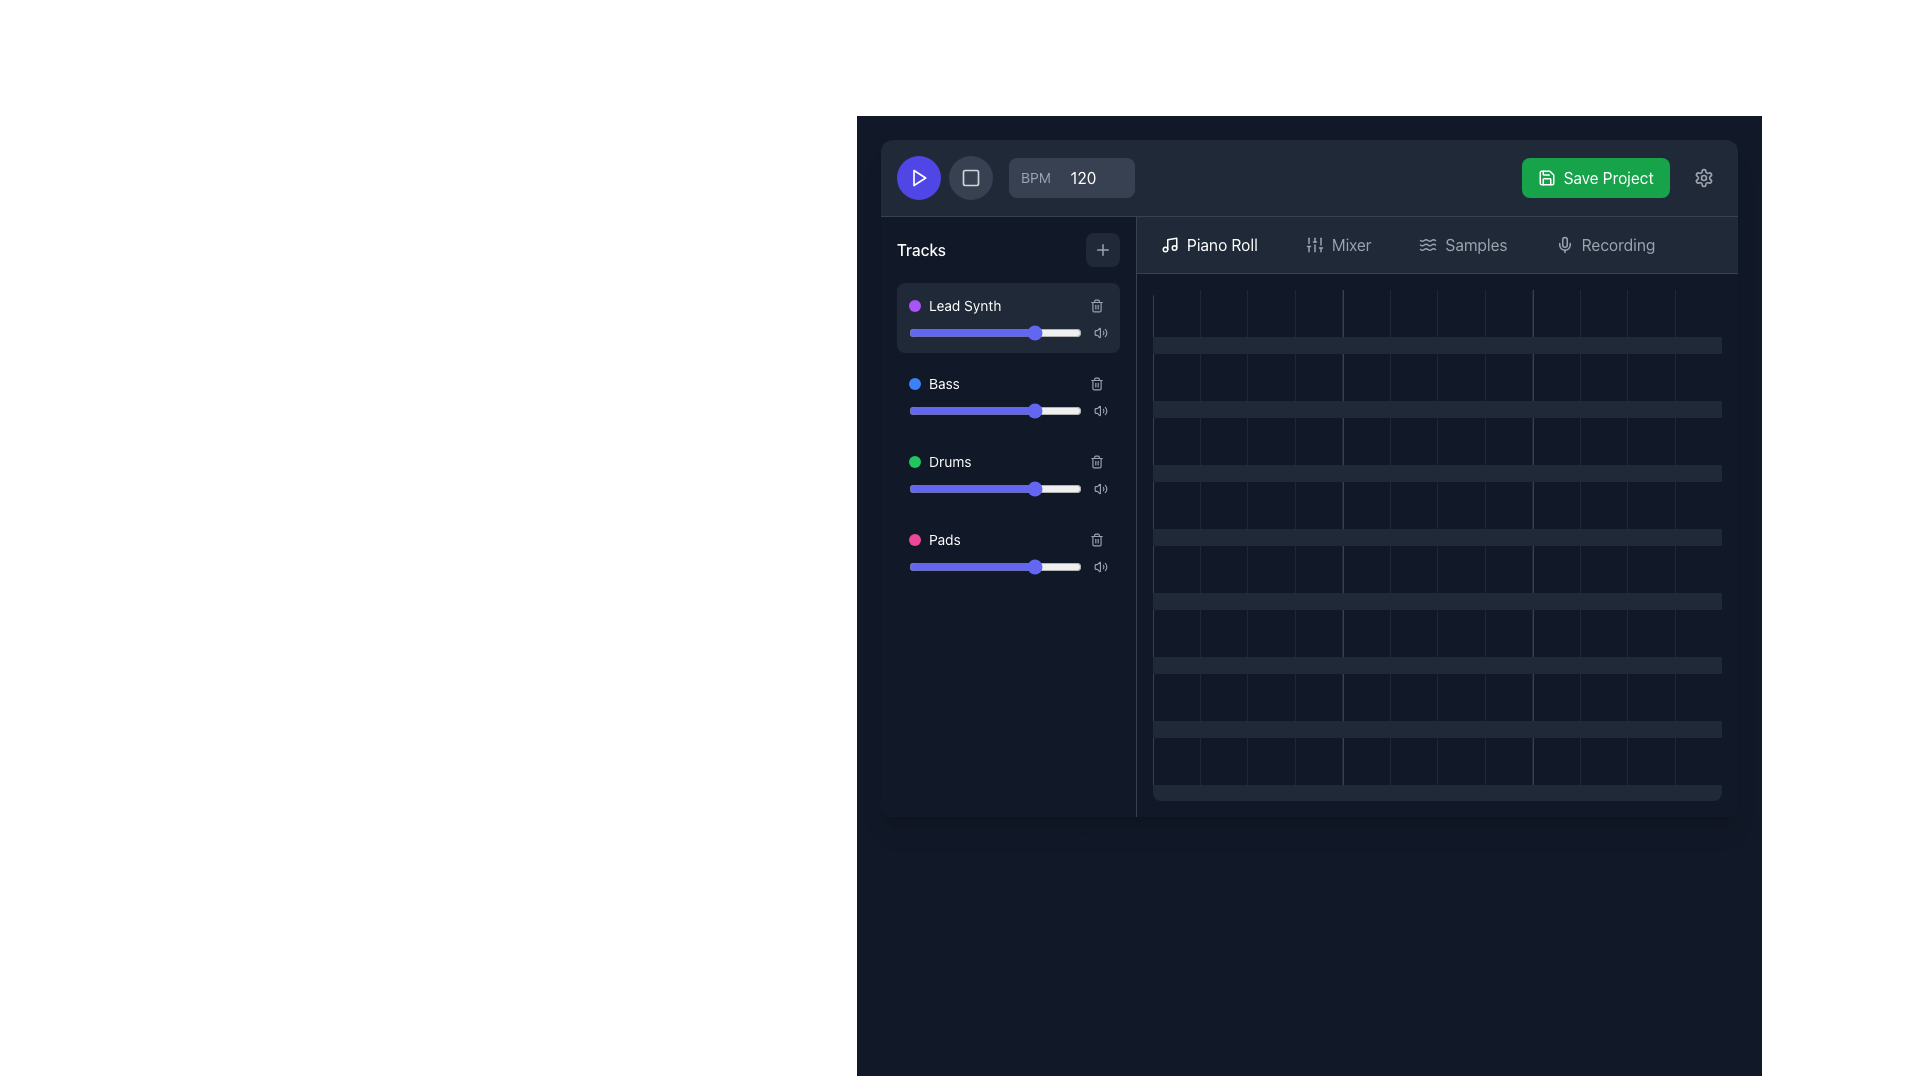 Image resolution: width=1920 pixels, height=1080 pixels. I want to click on the interactive grid cell located in the 5th row and 2nd column of the grid layout, so click(1222, 633).